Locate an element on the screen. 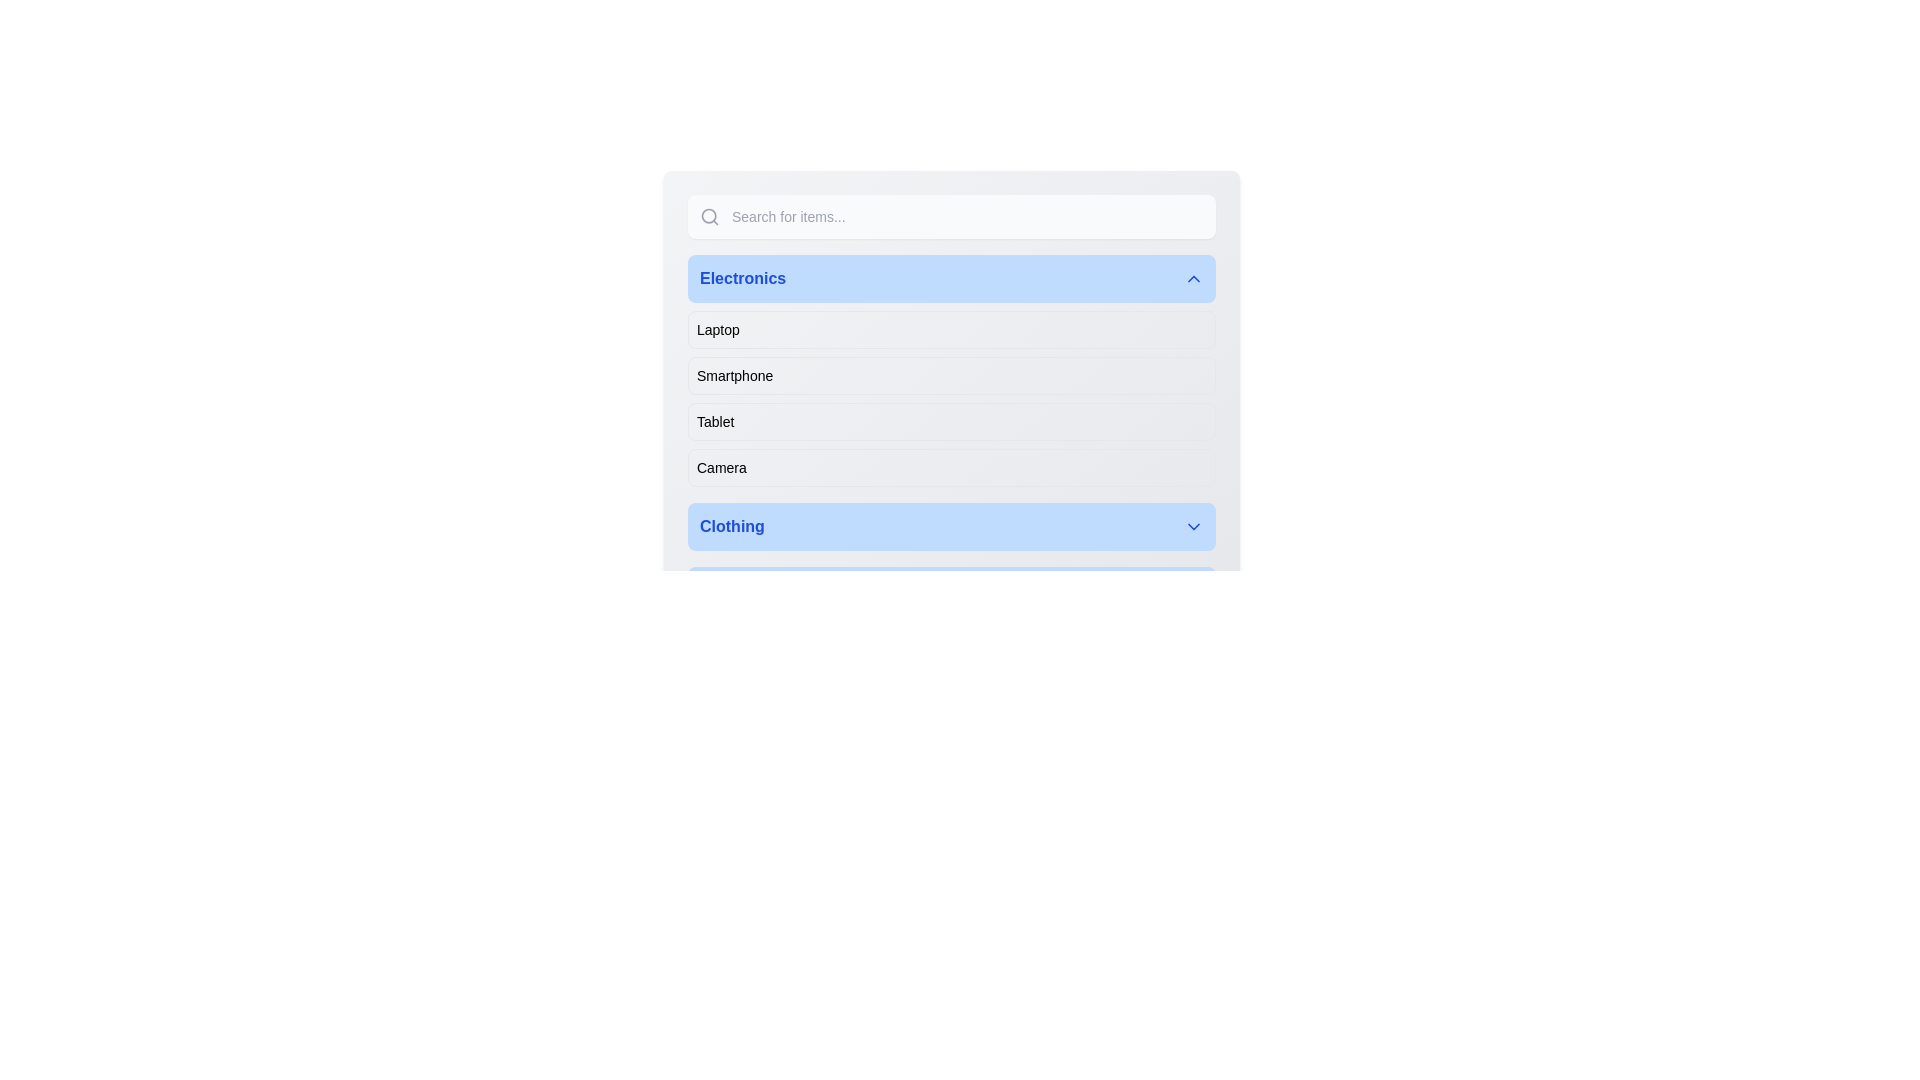 The height and width of the screenshot is (1080, 1920). the 'Clothing' text label element, which is a bold blue font on a light blue background is located at coordinates (731, 526).